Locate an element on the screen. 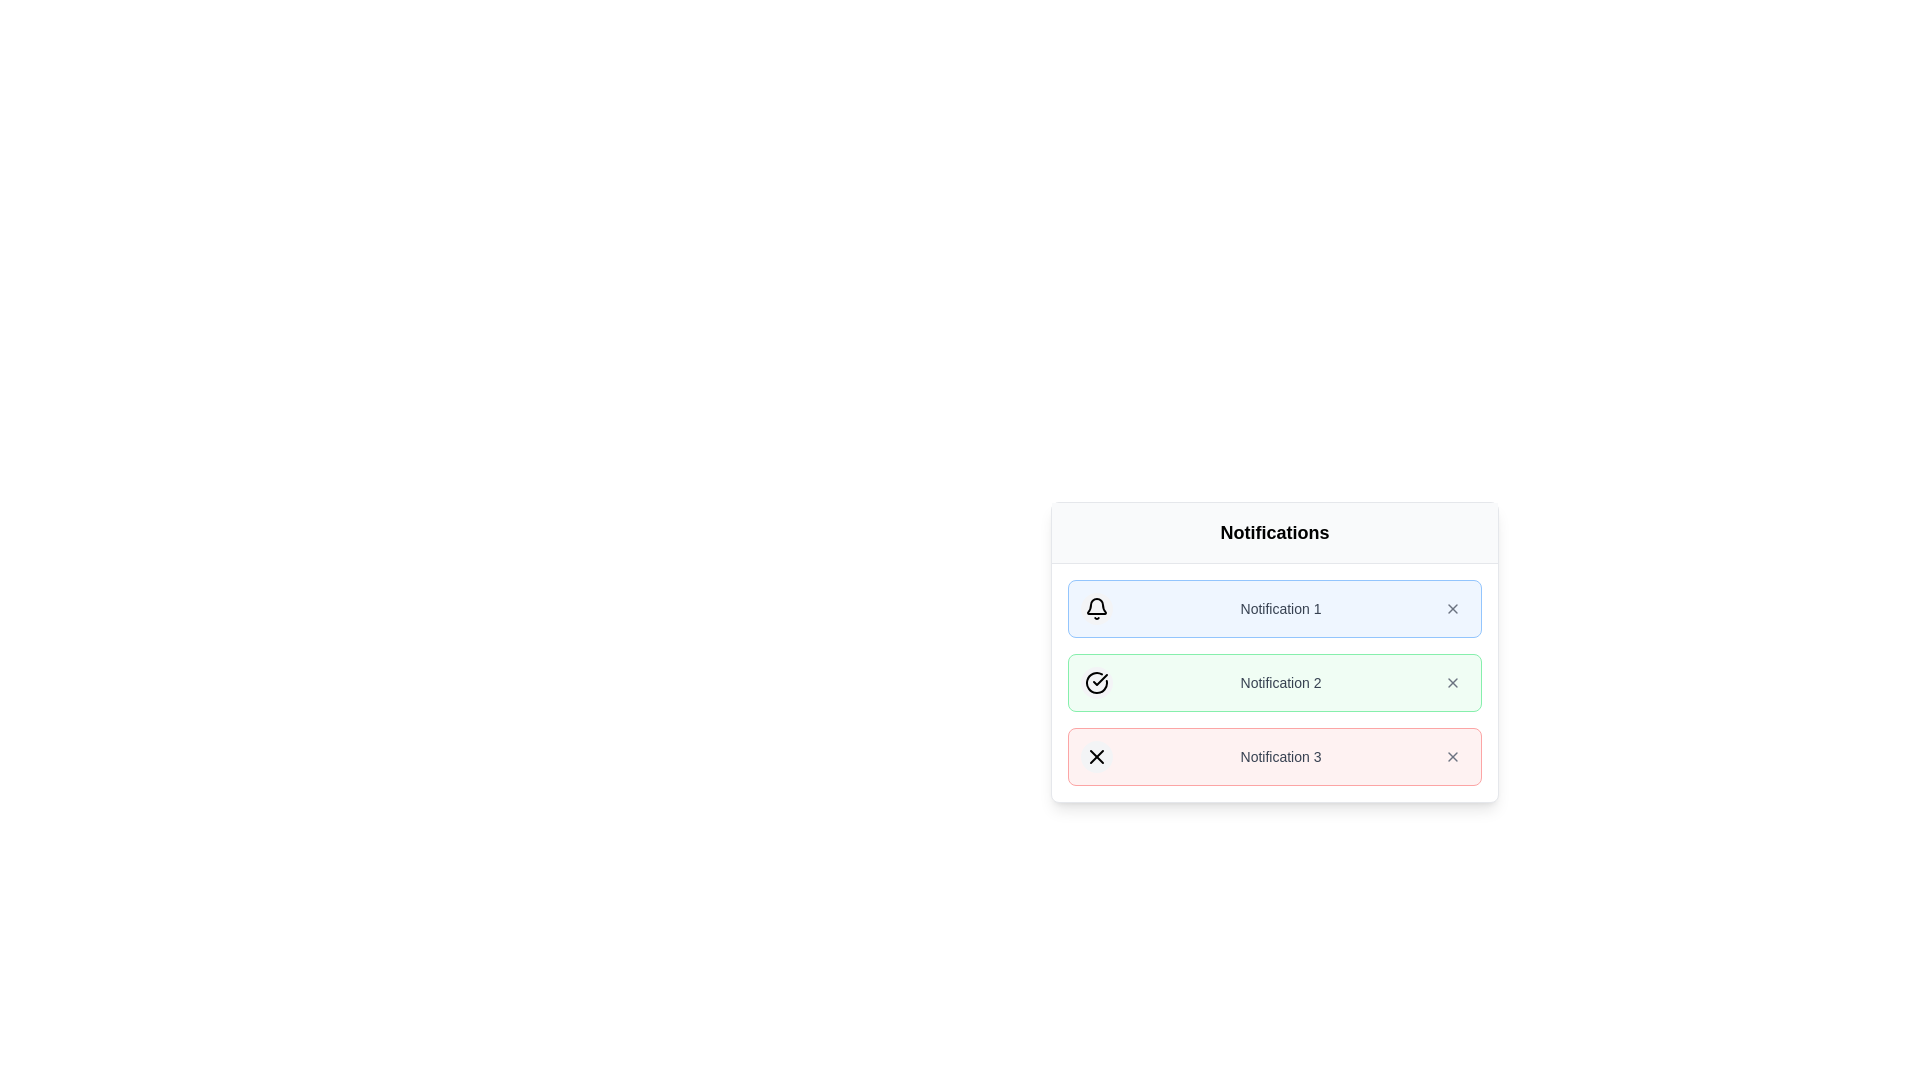 The image size is (1920, 1080). the Notification item displaying 'Notification 2' with an associated checkmark icon and a close action button, located centrally in the notification list is located at coordinates (1274, 681).